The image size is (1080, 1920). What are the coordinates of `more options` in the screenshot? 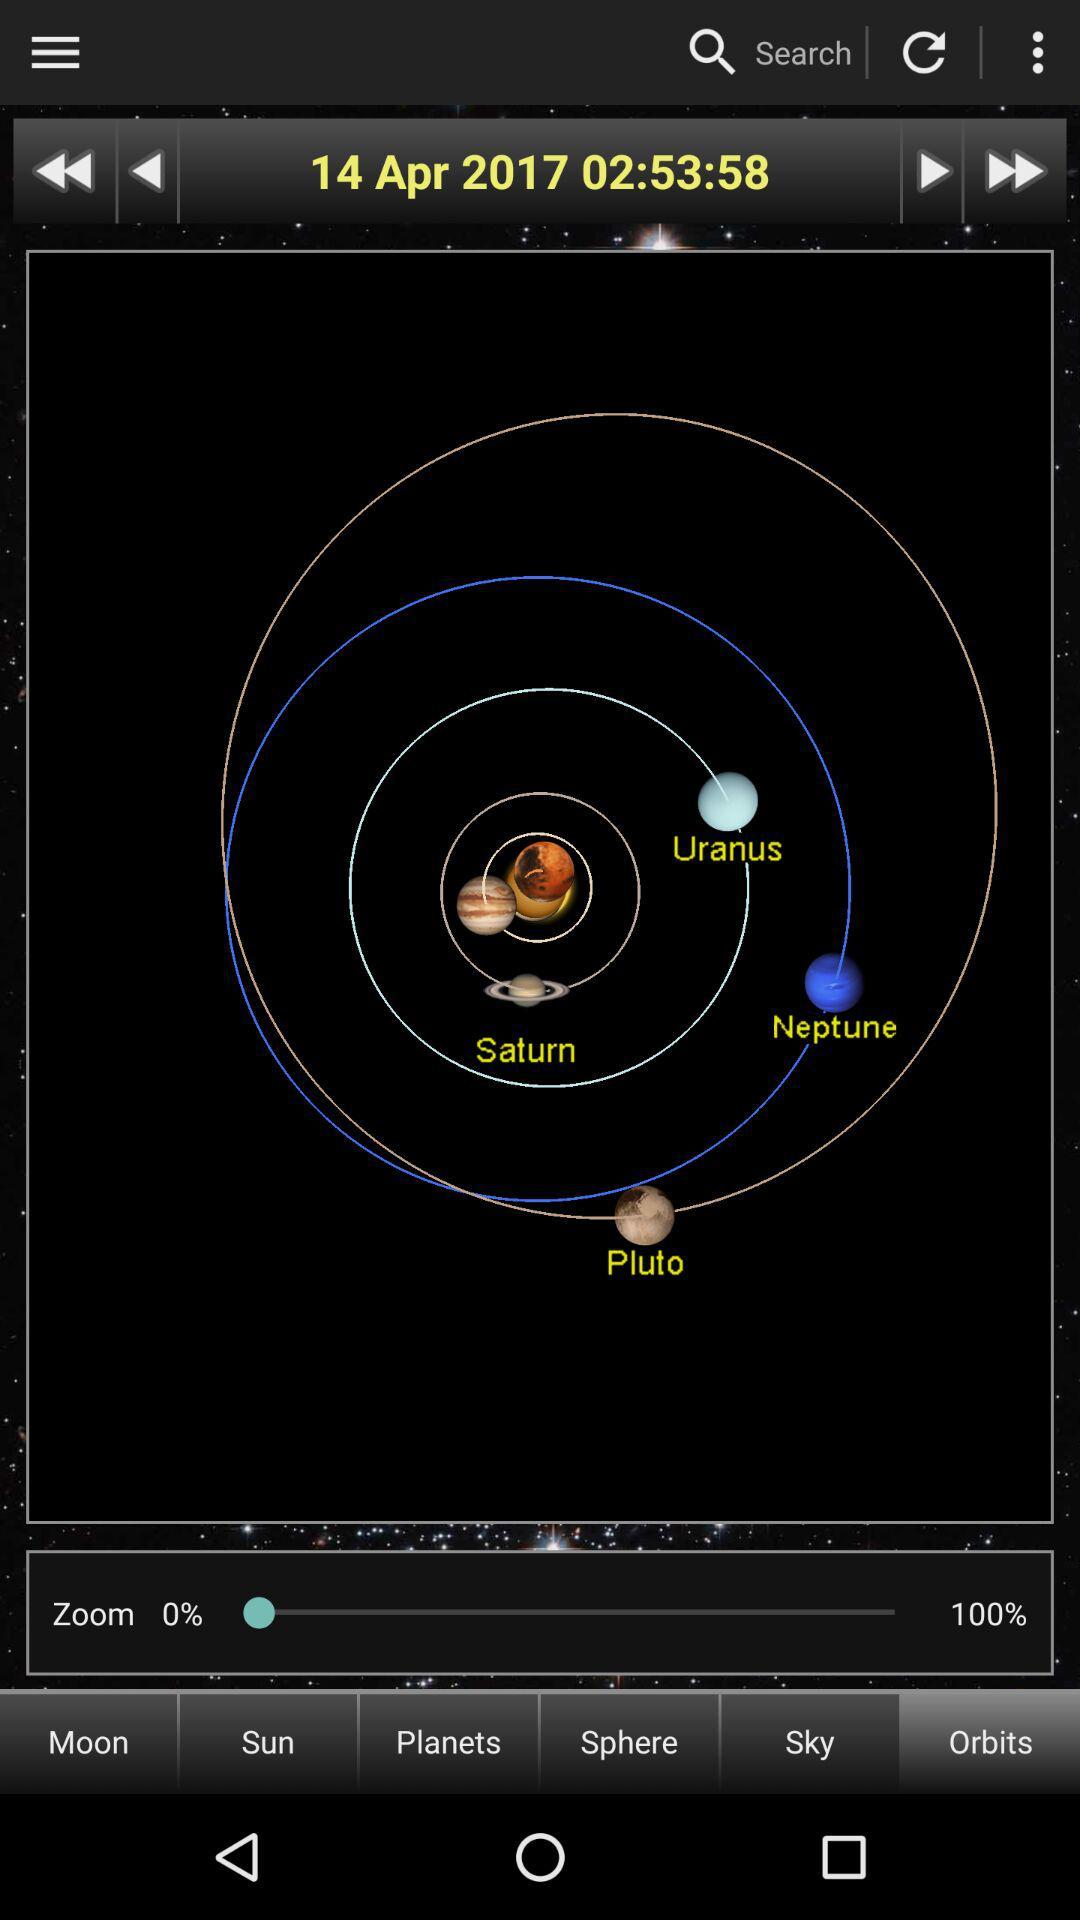 It's located at (1036, 52).